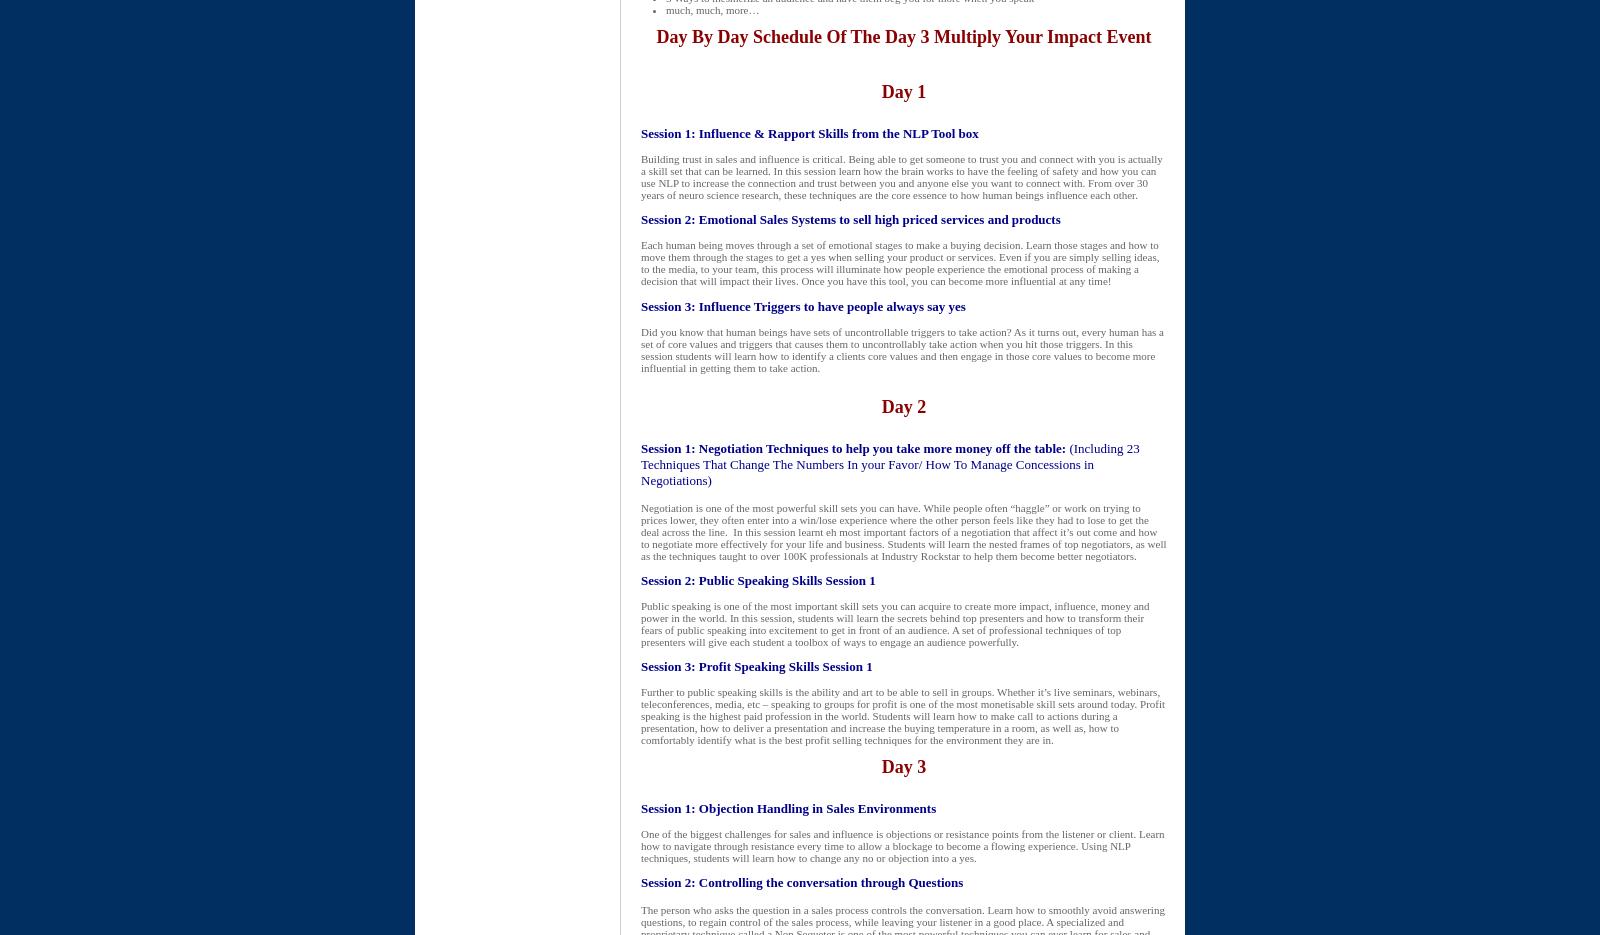 Image resolution: width=1600 pixels, height=935 pixels. I want to click on 'Session 1:  Influence & Rapport Skills from the NLP Tool box', so click(808, 133).